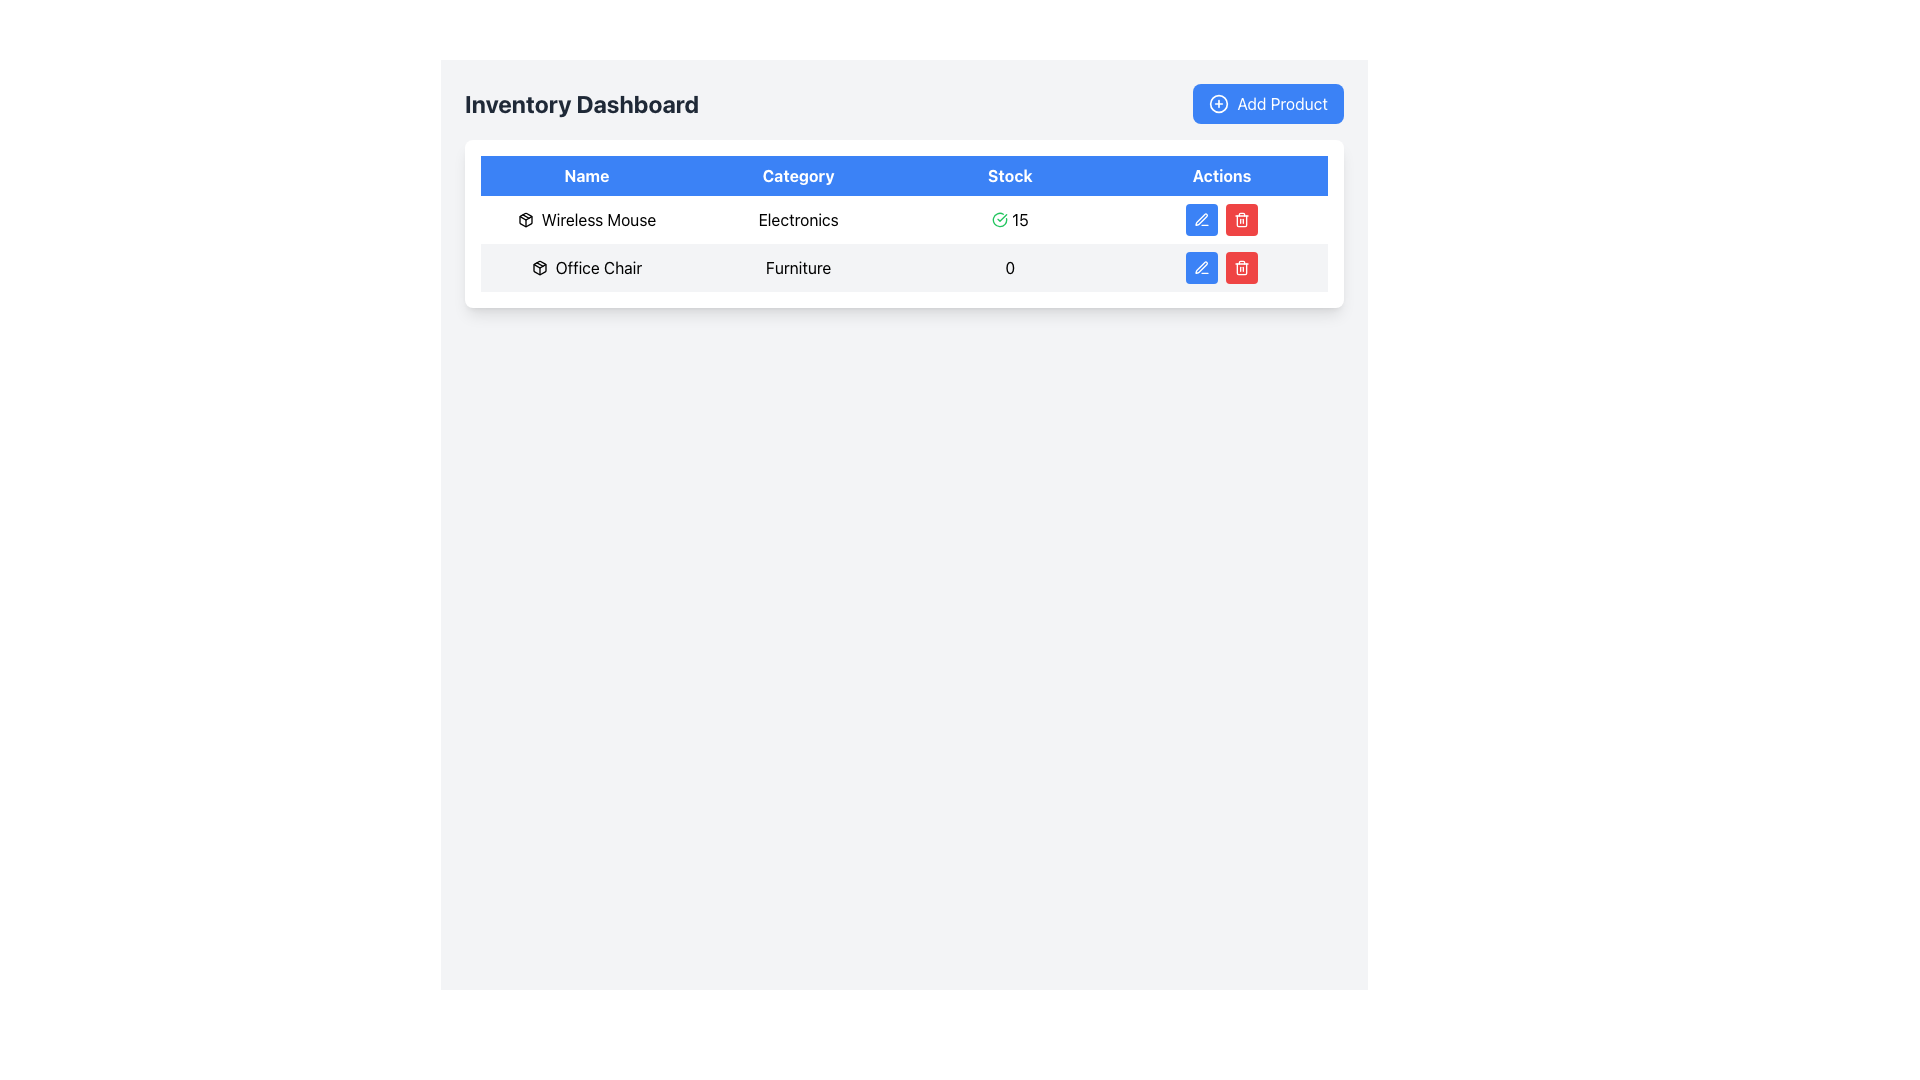 The height and width of the screenshot is (1080, 1920). What do you see at coordinates (1010, 266) in the screenshot?
I see `the numeric digit '0' in the 'Stock' column of the second row in the data table, which is located between the 'Category' and 'Actions' columns` at bounding box center [1010, 266].